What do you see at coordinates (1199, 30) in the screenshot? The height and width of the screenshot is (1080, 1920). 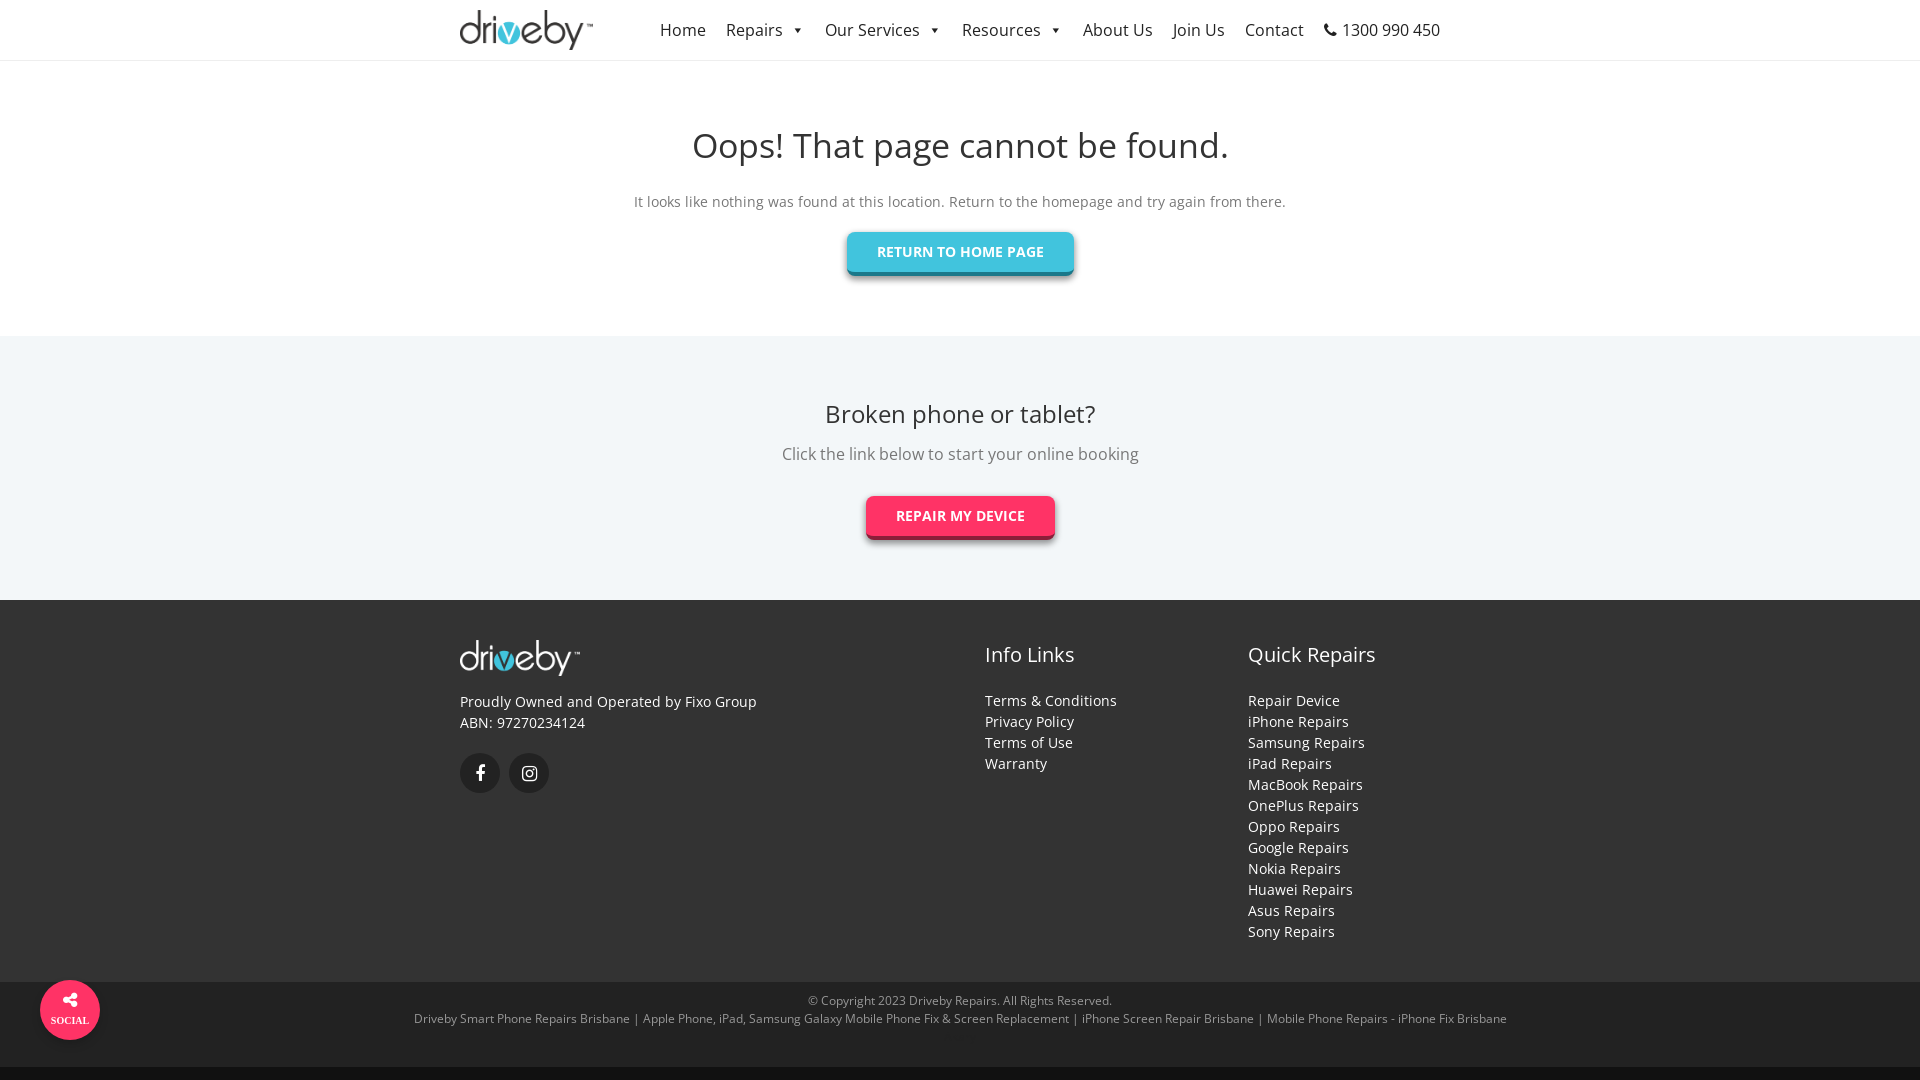 I see `'Join Us'` at bounding box center [1199, 30].